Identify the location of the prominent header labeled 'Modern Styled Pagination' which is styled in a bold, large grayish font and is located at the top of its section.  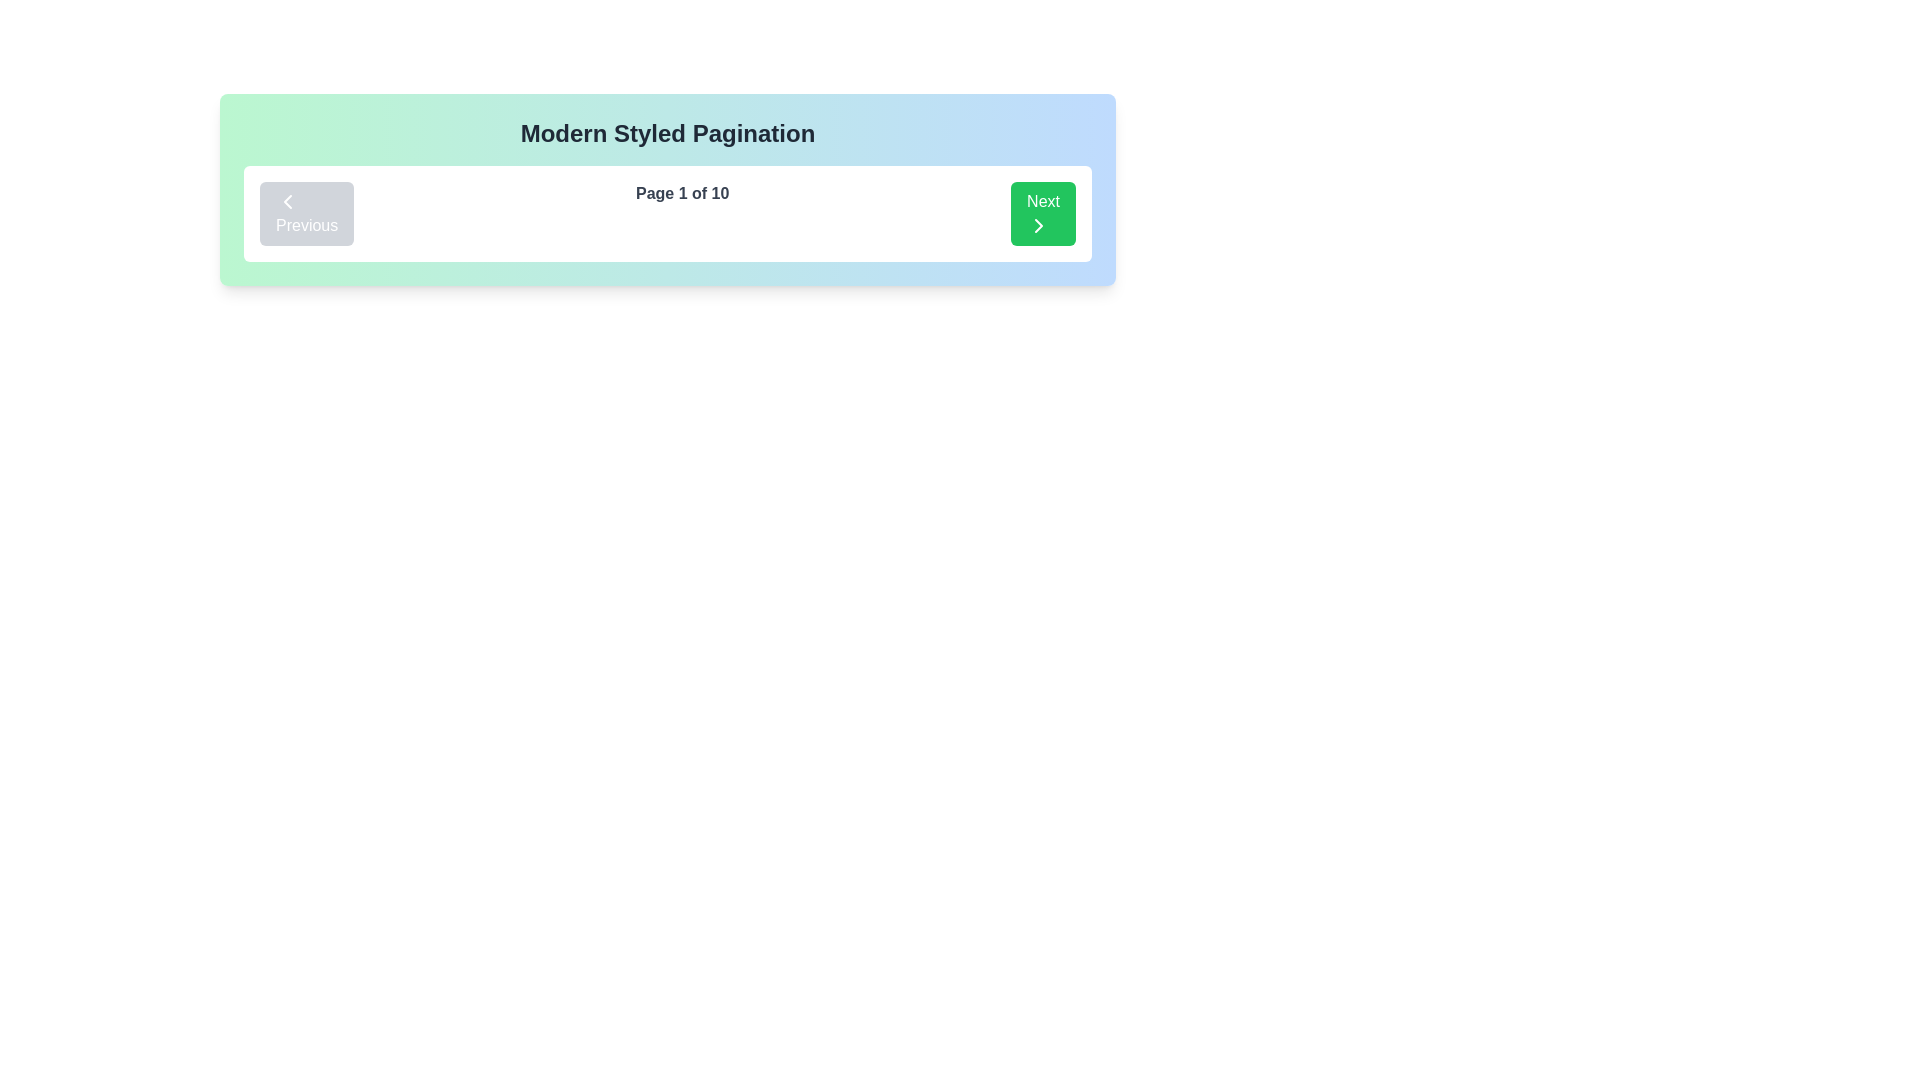
(667, 134).